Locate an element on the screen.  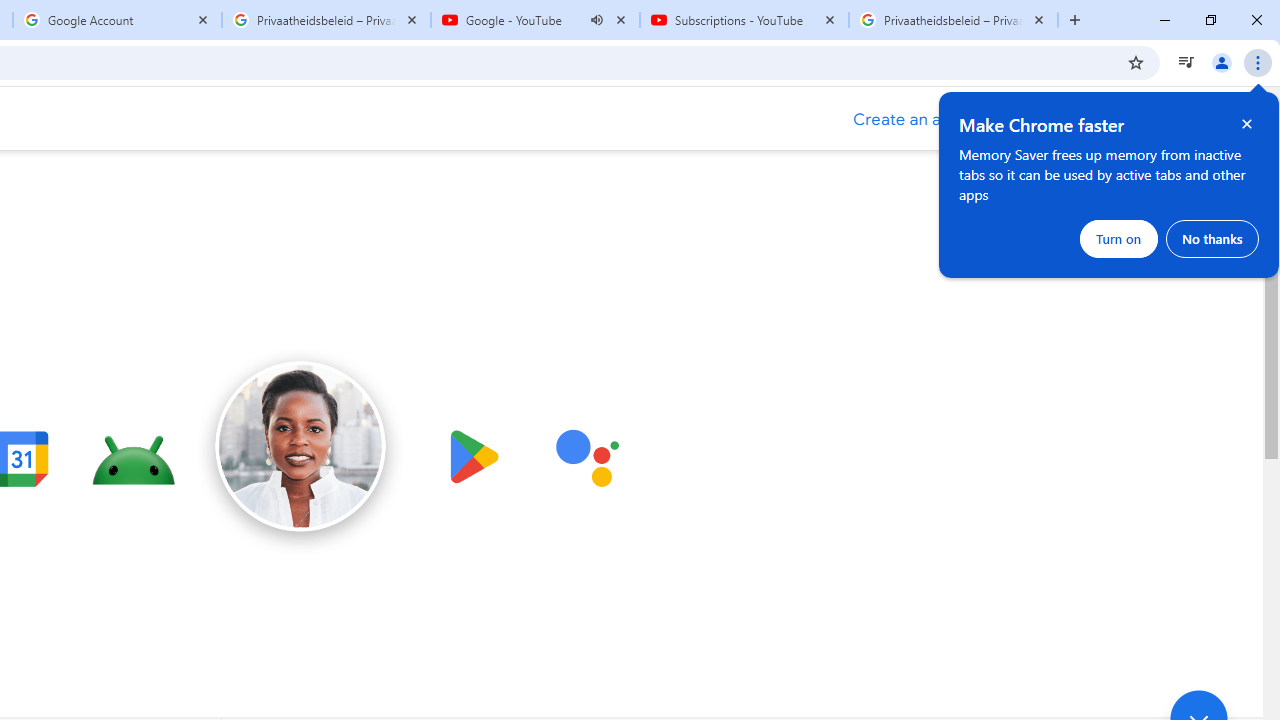
'Subscriptions - YouTube' is located at coordinates (743, 20).